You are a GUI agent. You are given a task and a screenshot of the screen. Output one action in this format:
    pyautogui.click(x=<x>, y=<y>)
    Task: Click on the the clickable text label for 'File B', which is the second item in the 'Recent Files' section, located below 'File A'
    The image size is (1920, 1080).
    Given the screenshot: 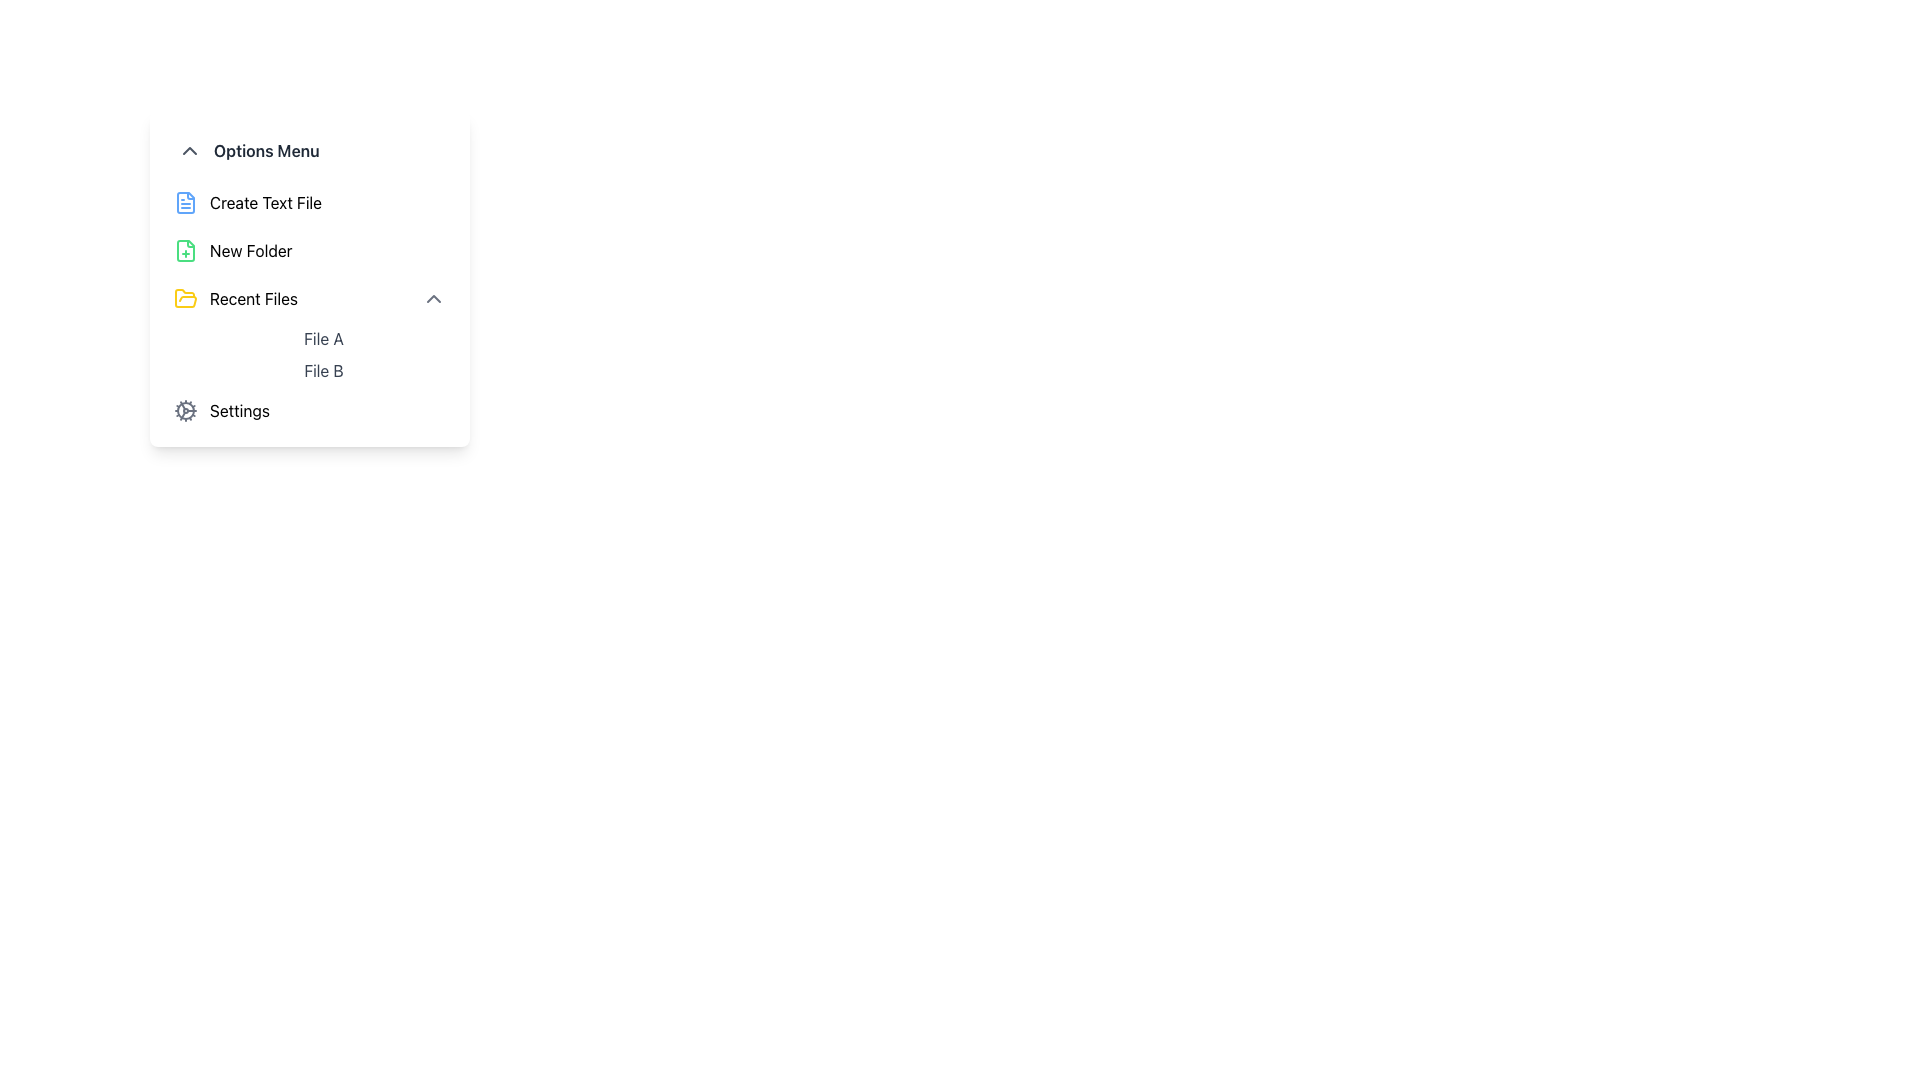 What is the action you would take?
    pyautogui.click(x=324, y=370)
    